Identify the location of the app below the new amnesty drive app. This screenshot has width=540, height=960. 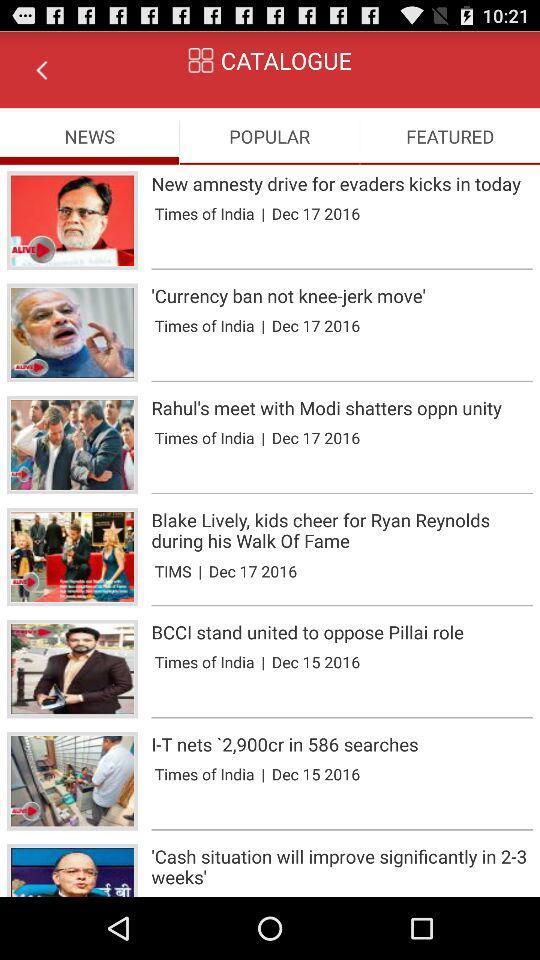
(263, 213).